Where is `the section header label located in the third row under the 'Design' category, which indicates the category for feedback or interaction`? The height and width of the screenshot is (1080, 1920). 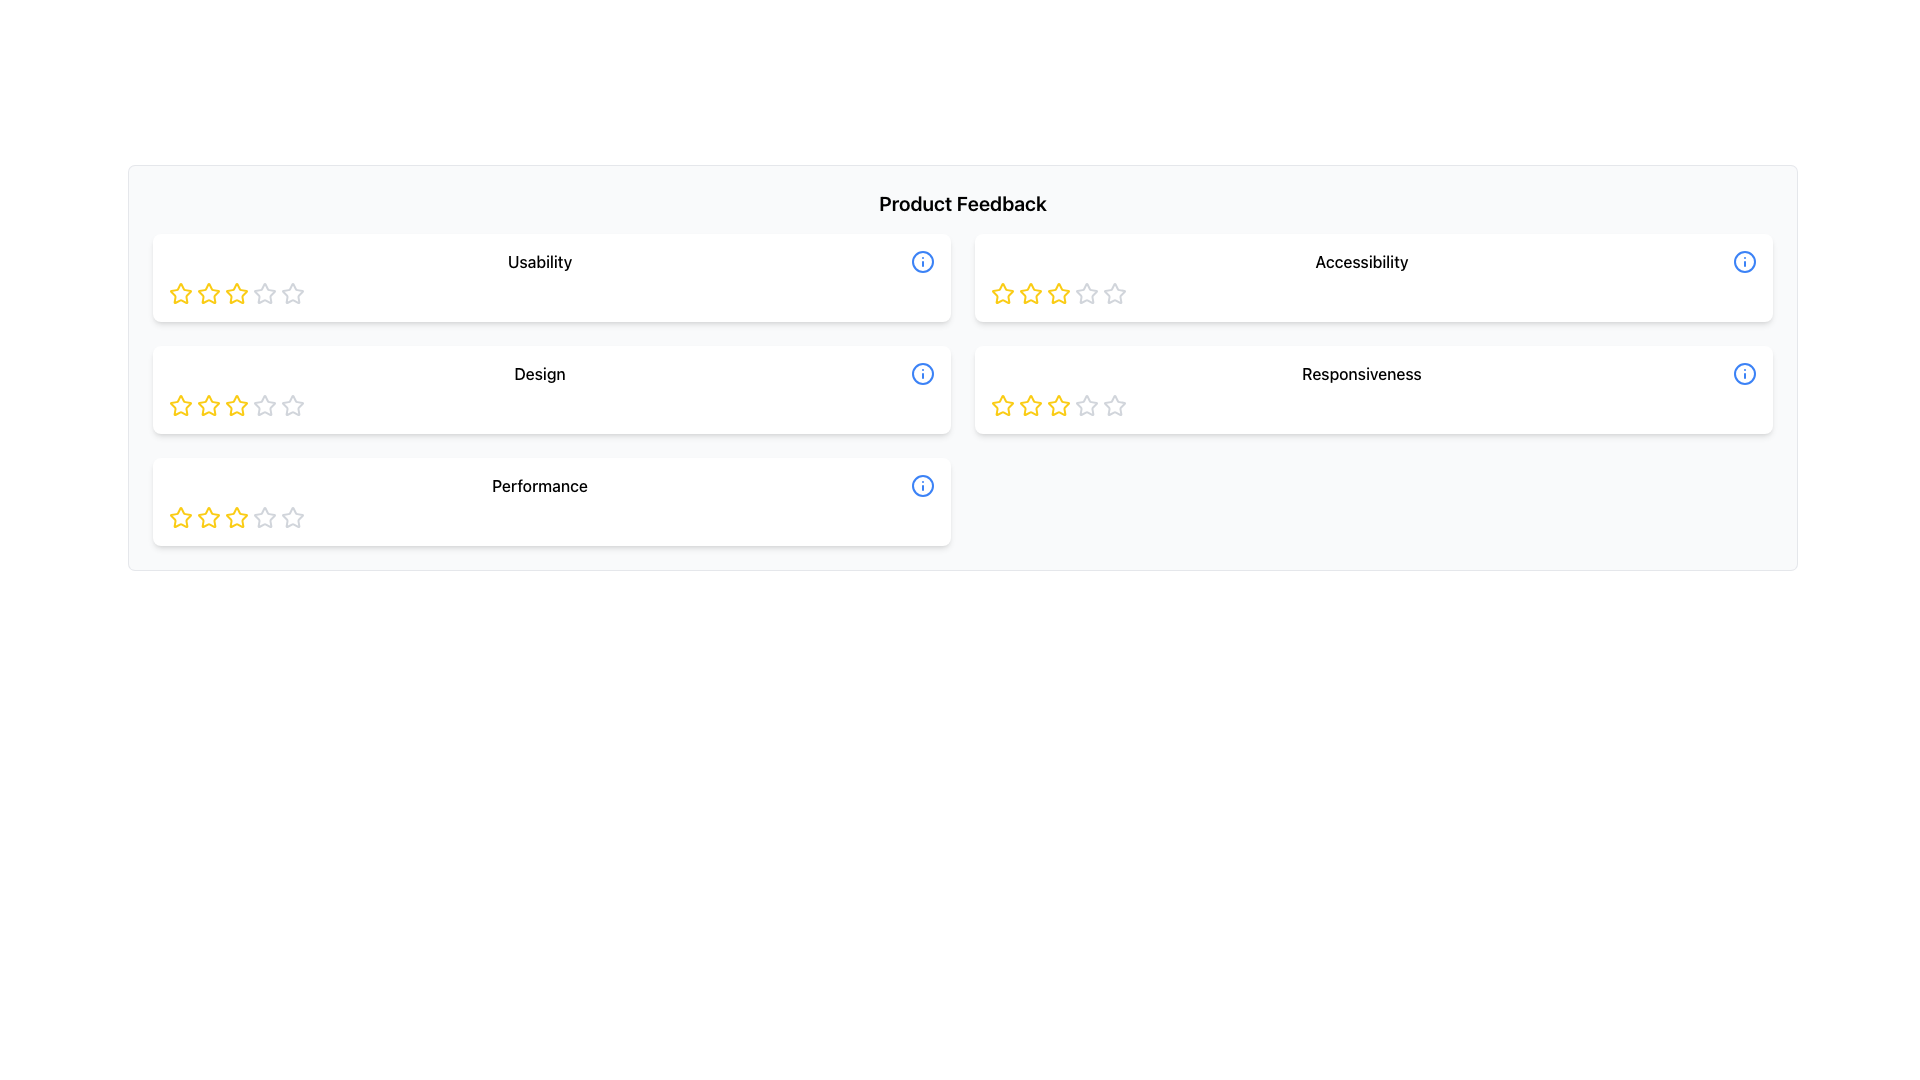
the section header label located in the third row under the 'Design' category, which indicates the category for feedback or interaction is located at coordinates (552, 486).